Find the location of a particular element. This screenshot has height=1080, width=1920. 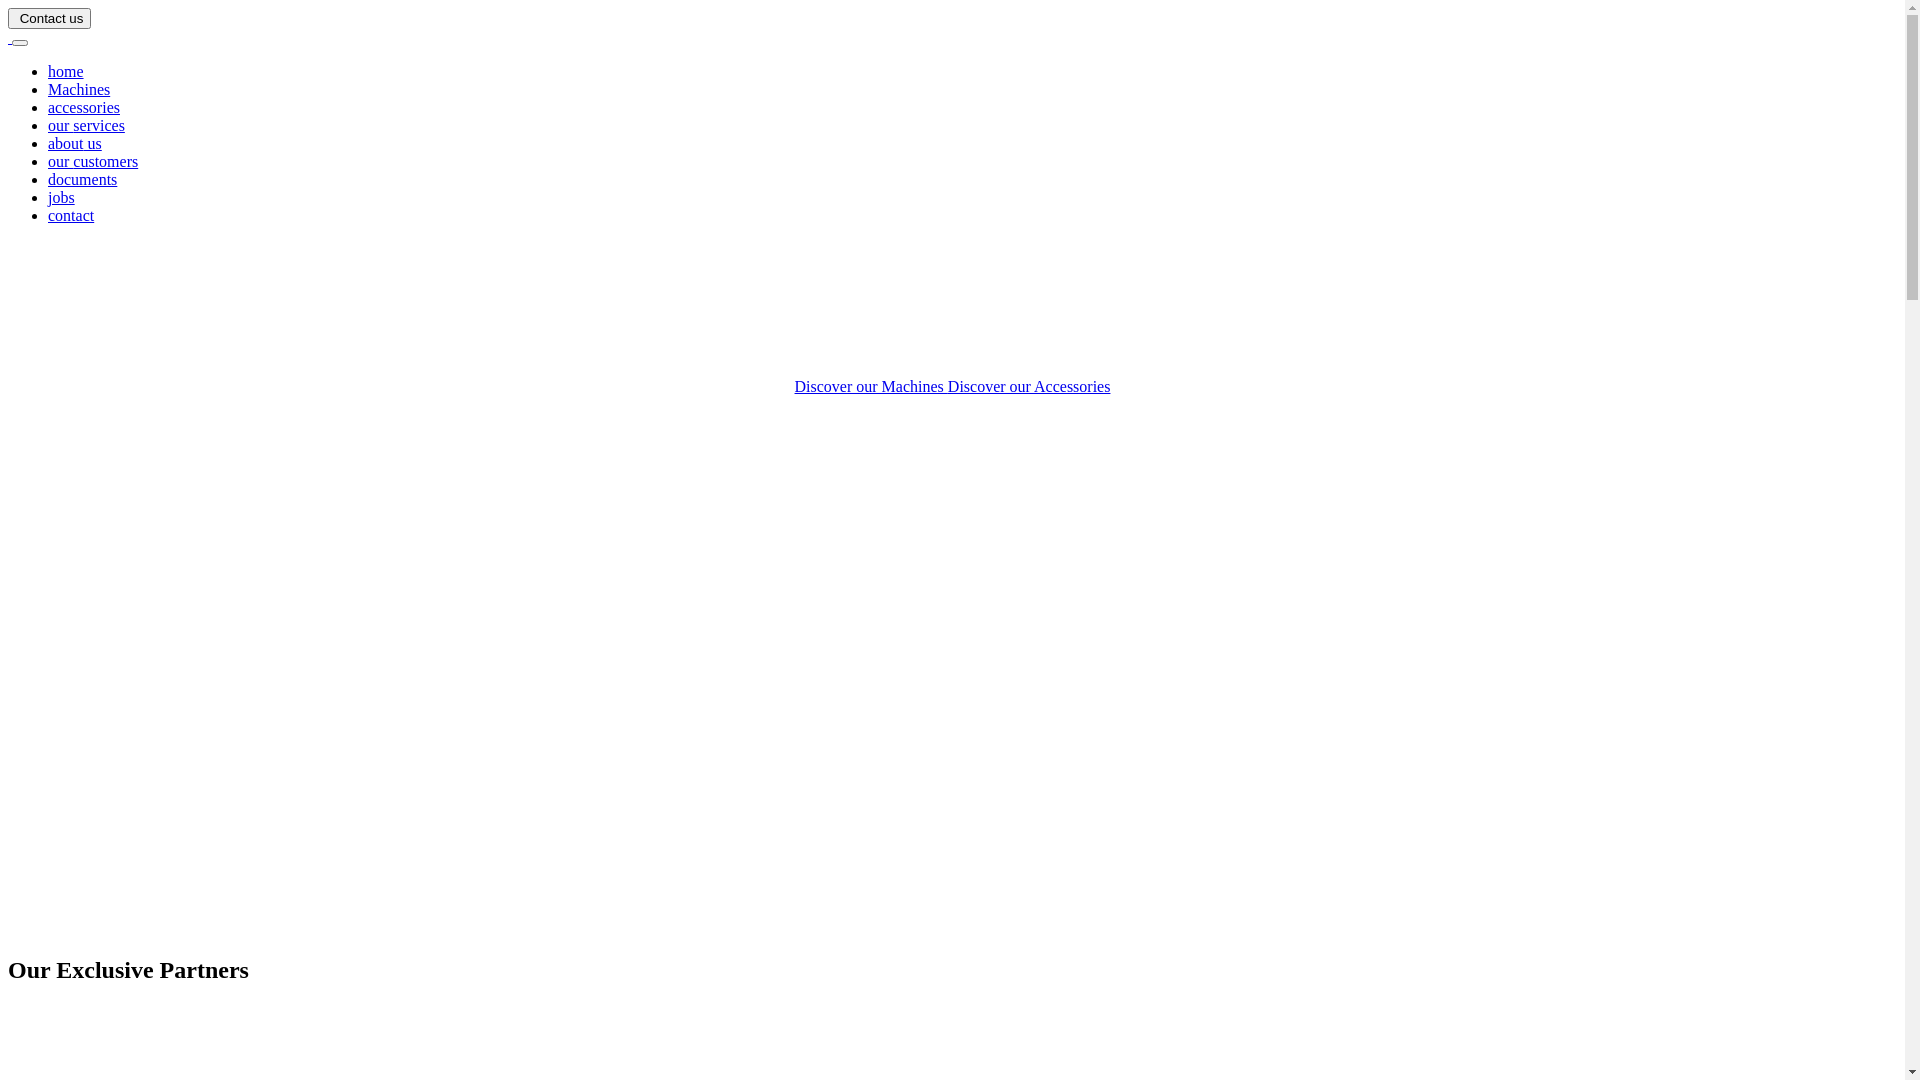

'about us' is located at coordinates (75, 142).